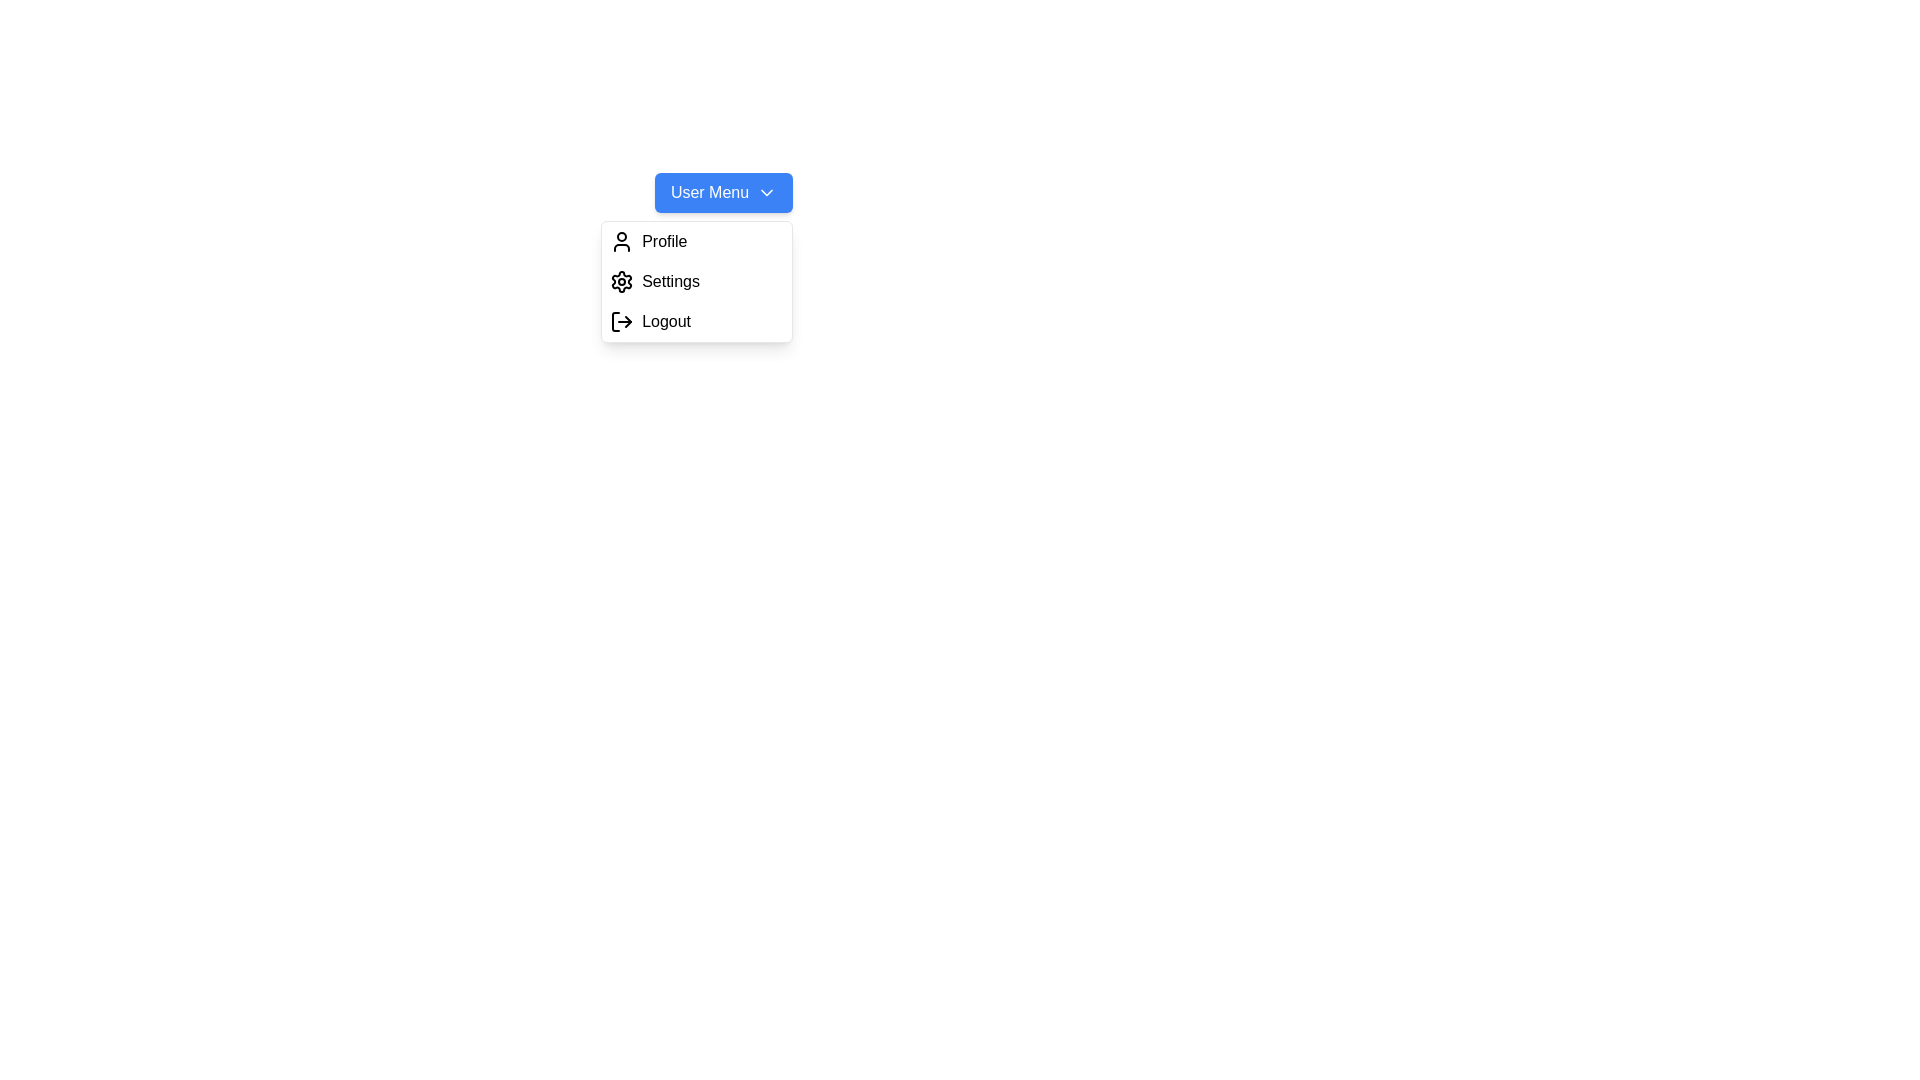 Image resolution: width=1920 pixels, height=1080 pixels. Describe the element at coordinates (621, 281) in the screenshot. I see `the 'Settings' icon in the dropdown menu to activate focus effects` at that location.